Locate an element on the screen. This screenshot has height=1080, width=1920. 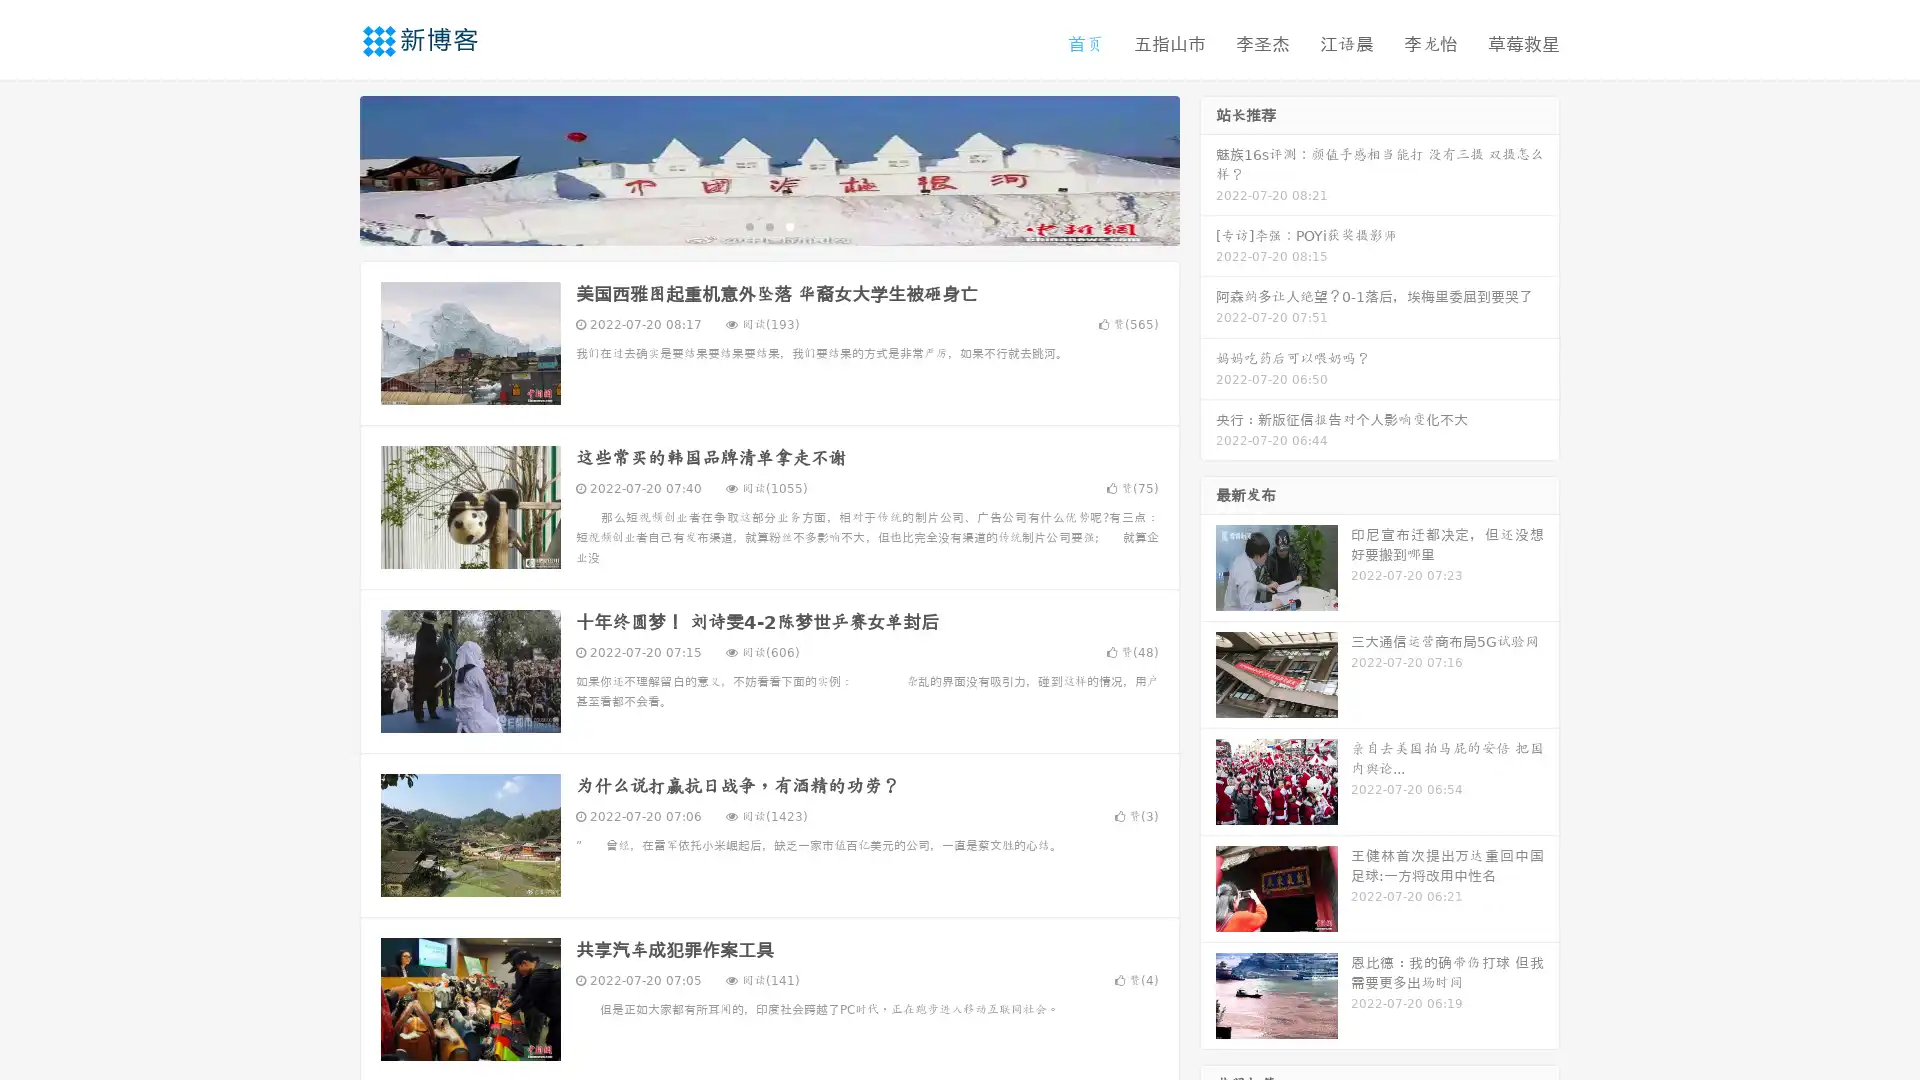
Go to slide 3 is located at coordinates (789, 225).